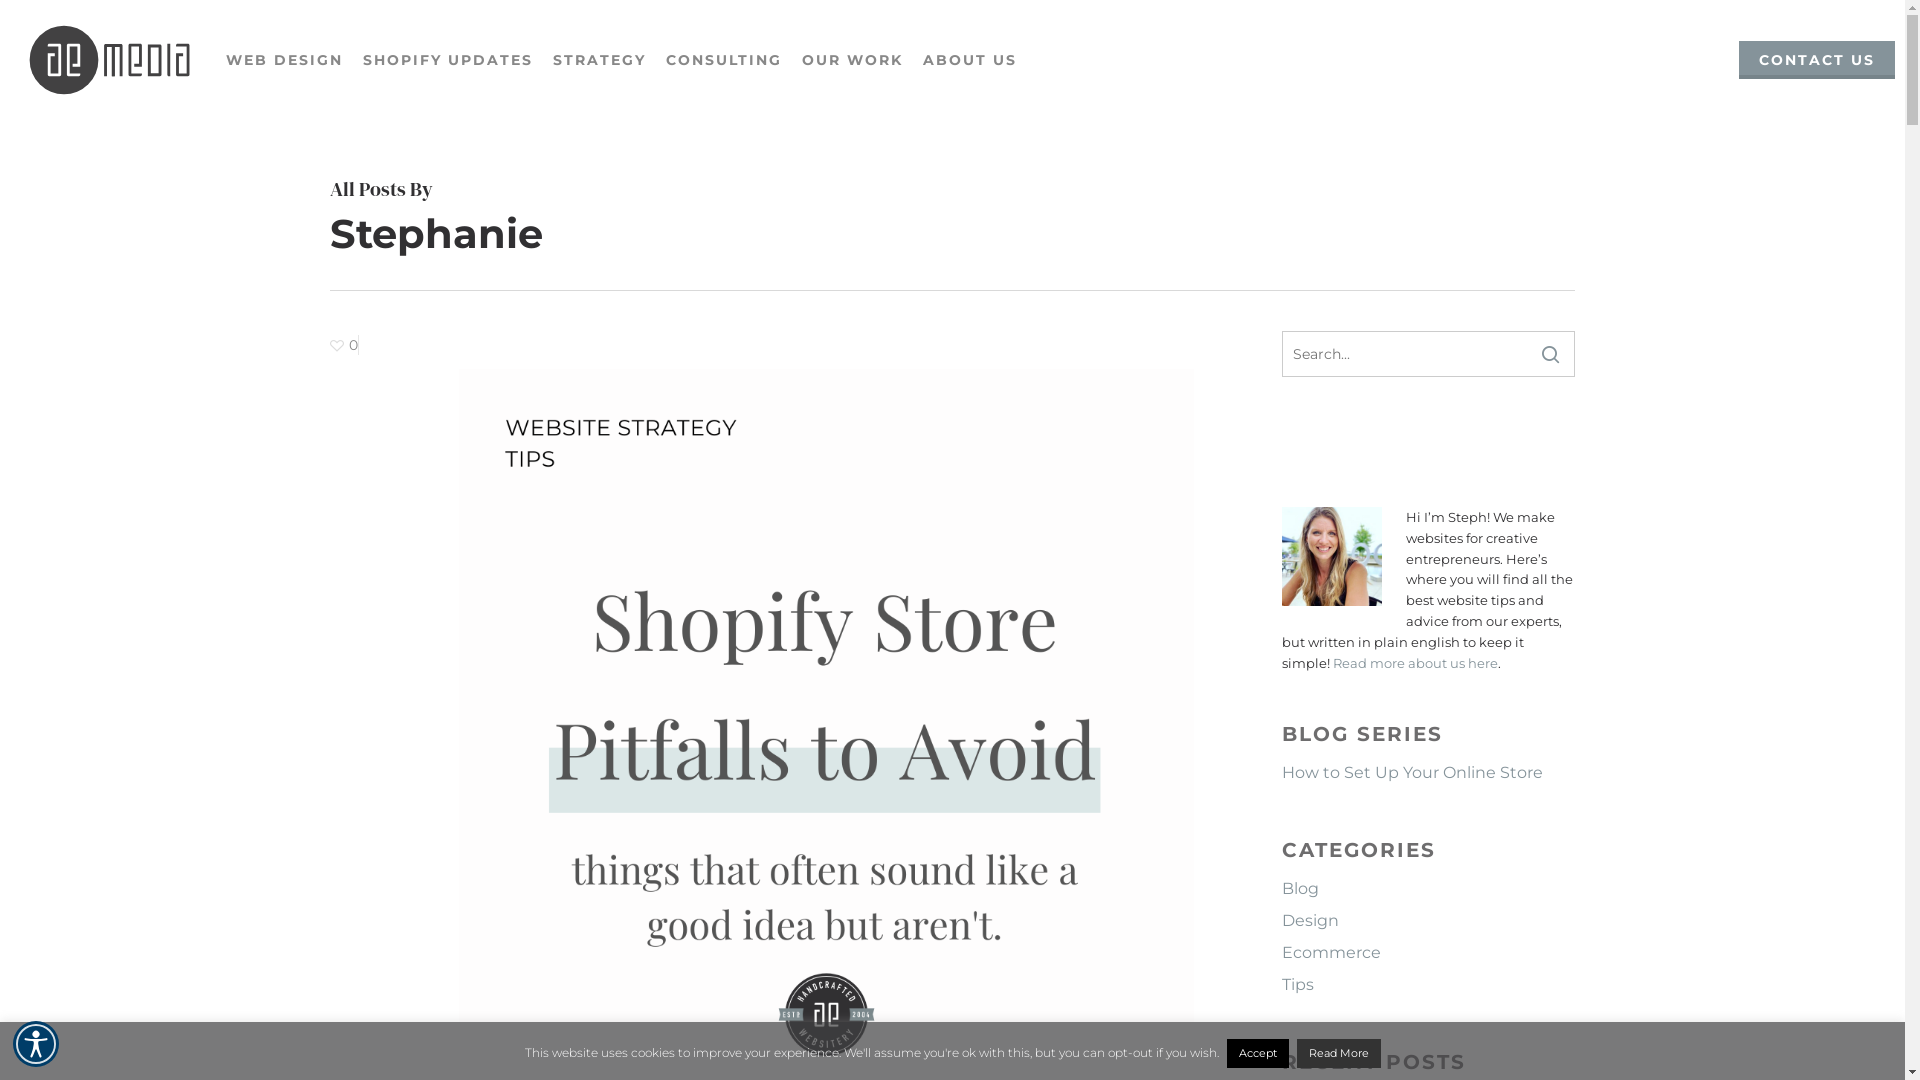 The width and height of the screenshot is (1920, 1080). Describe the element at coordinates (656, 59) in the screenshot. I see `'CONSULTING'` at that location.